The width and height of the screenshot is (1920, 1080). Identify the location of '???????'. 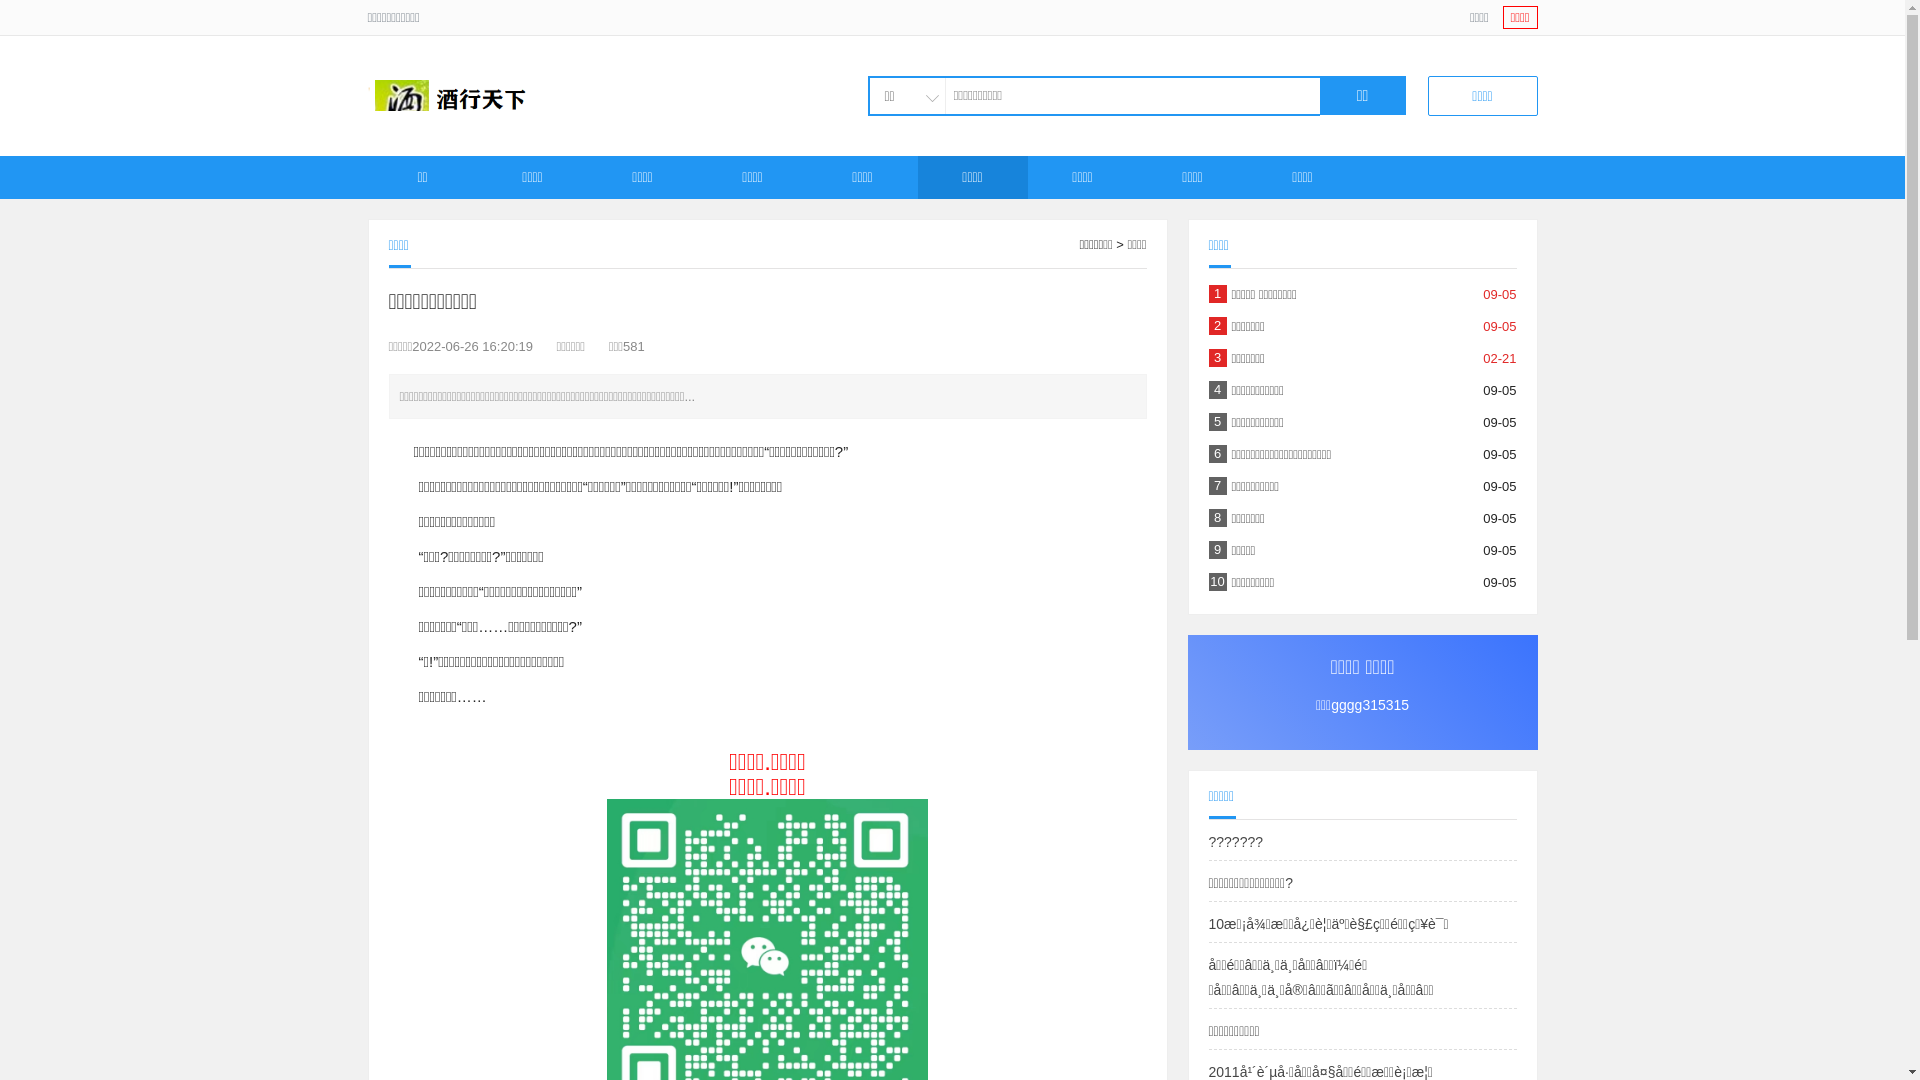
(1234, 841).